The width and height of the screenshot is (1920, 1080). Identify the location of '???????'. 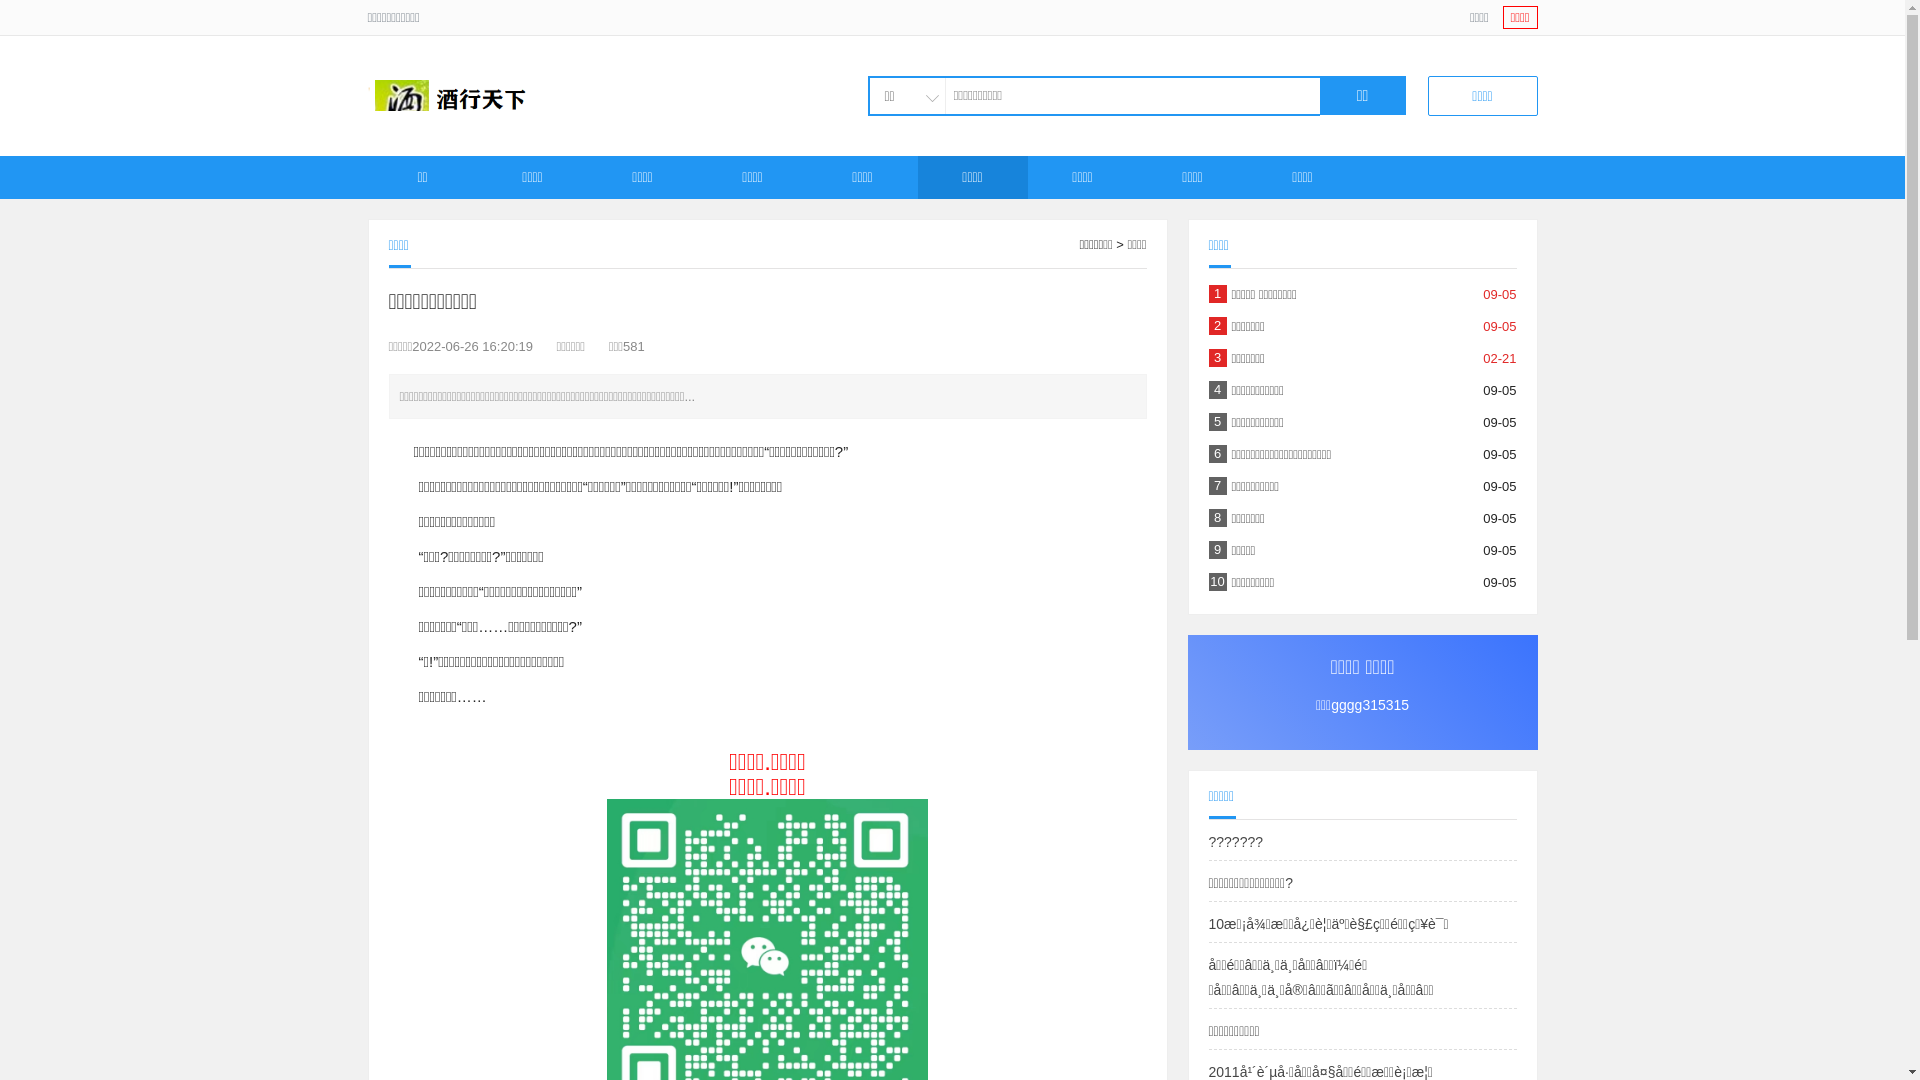
(1234, 841).